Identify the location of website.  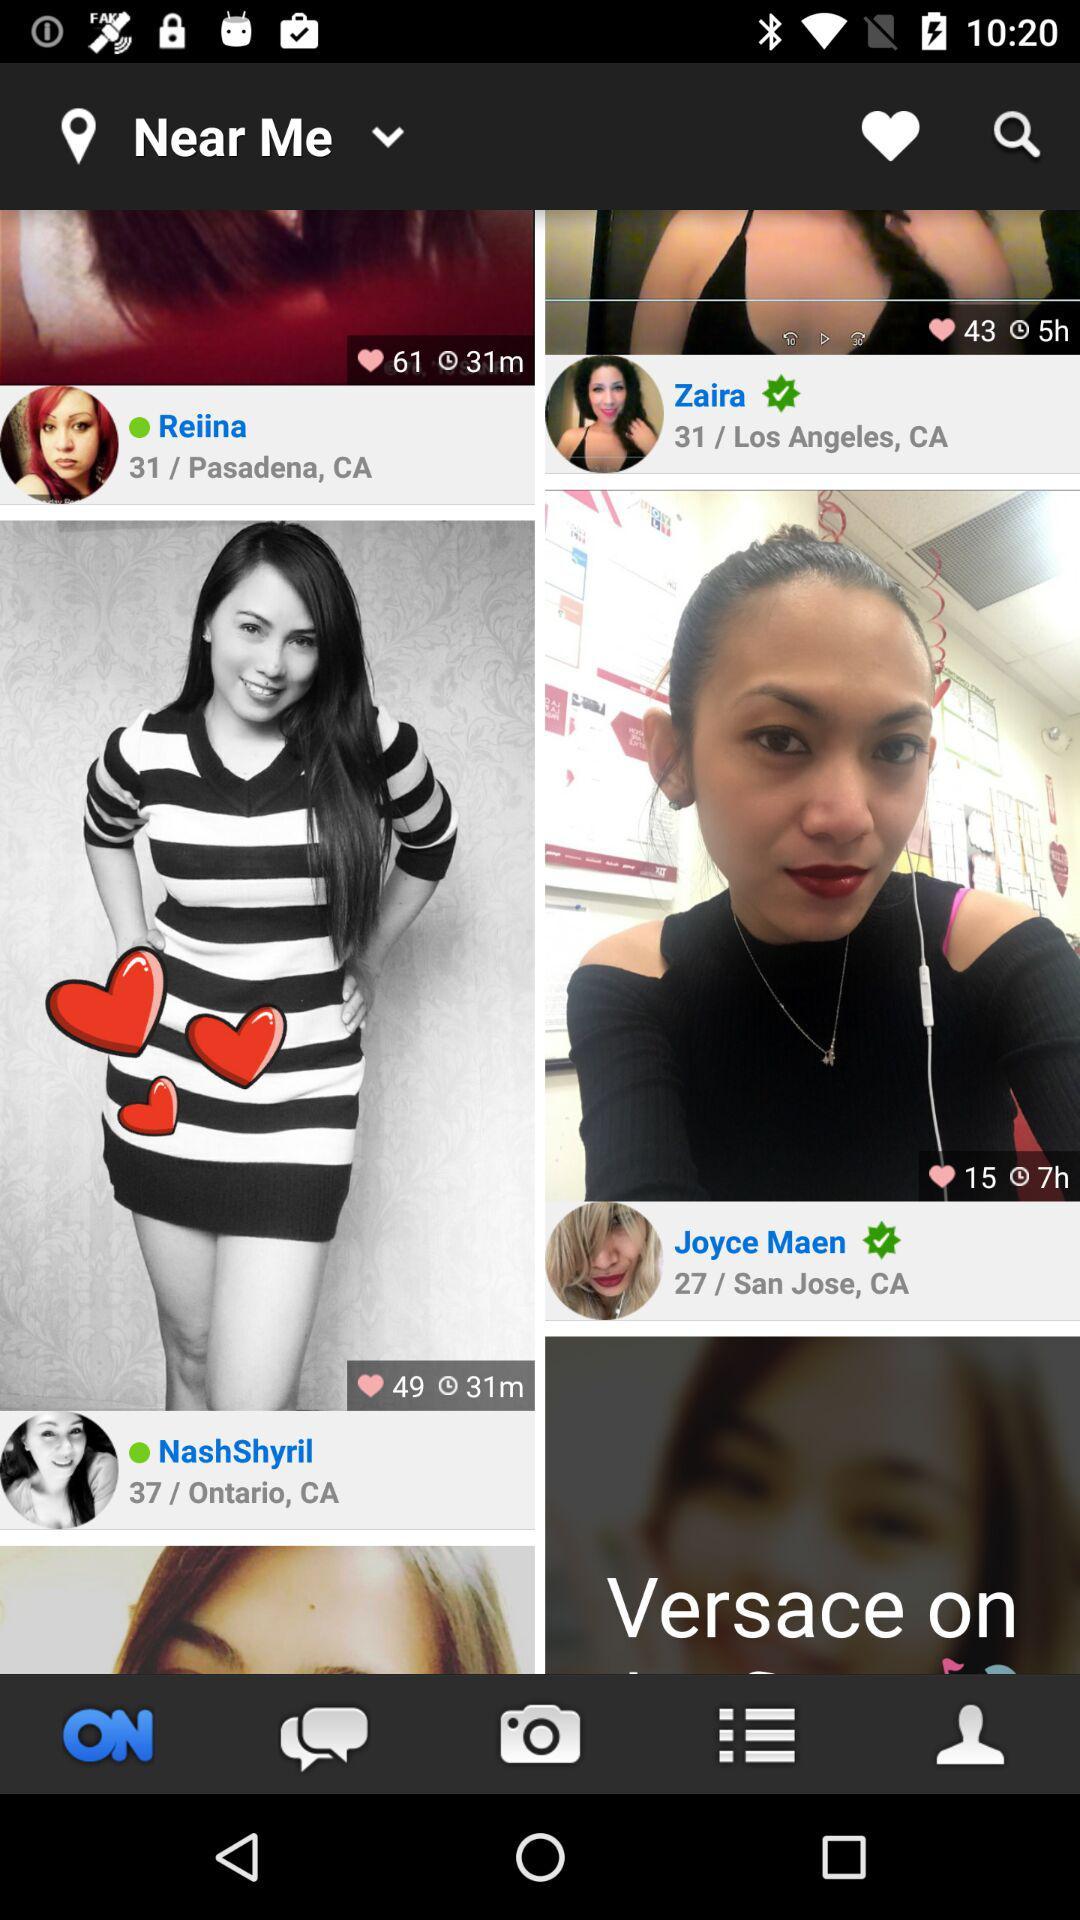
(108, 1733).